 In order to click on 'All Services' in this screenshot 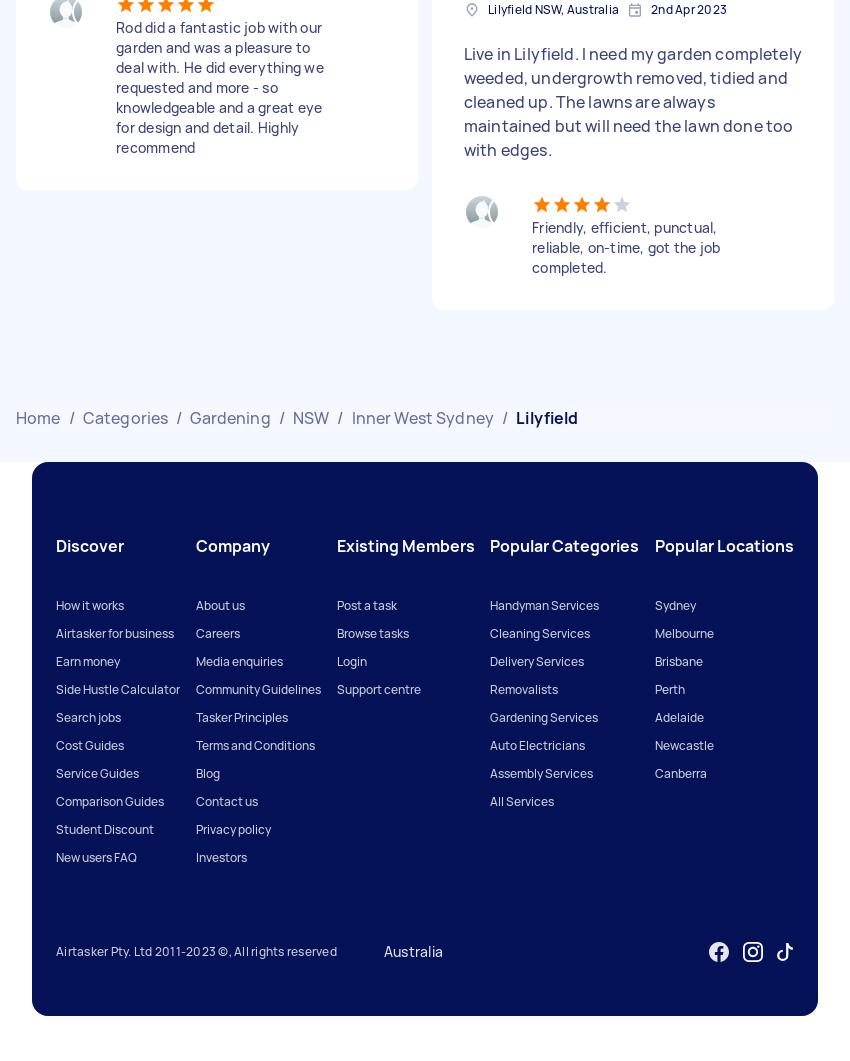, I will do `click(520, 800)`.